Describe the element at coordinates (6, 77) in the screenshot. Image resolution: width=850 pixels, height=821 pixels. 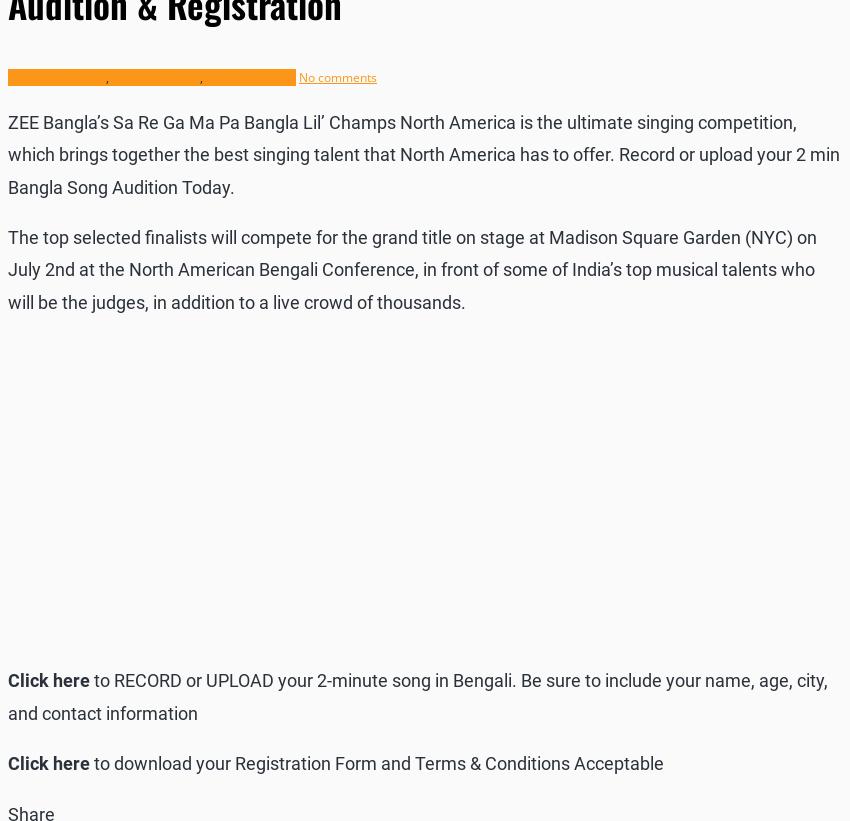
I see `'Current Auditions'` at that location.